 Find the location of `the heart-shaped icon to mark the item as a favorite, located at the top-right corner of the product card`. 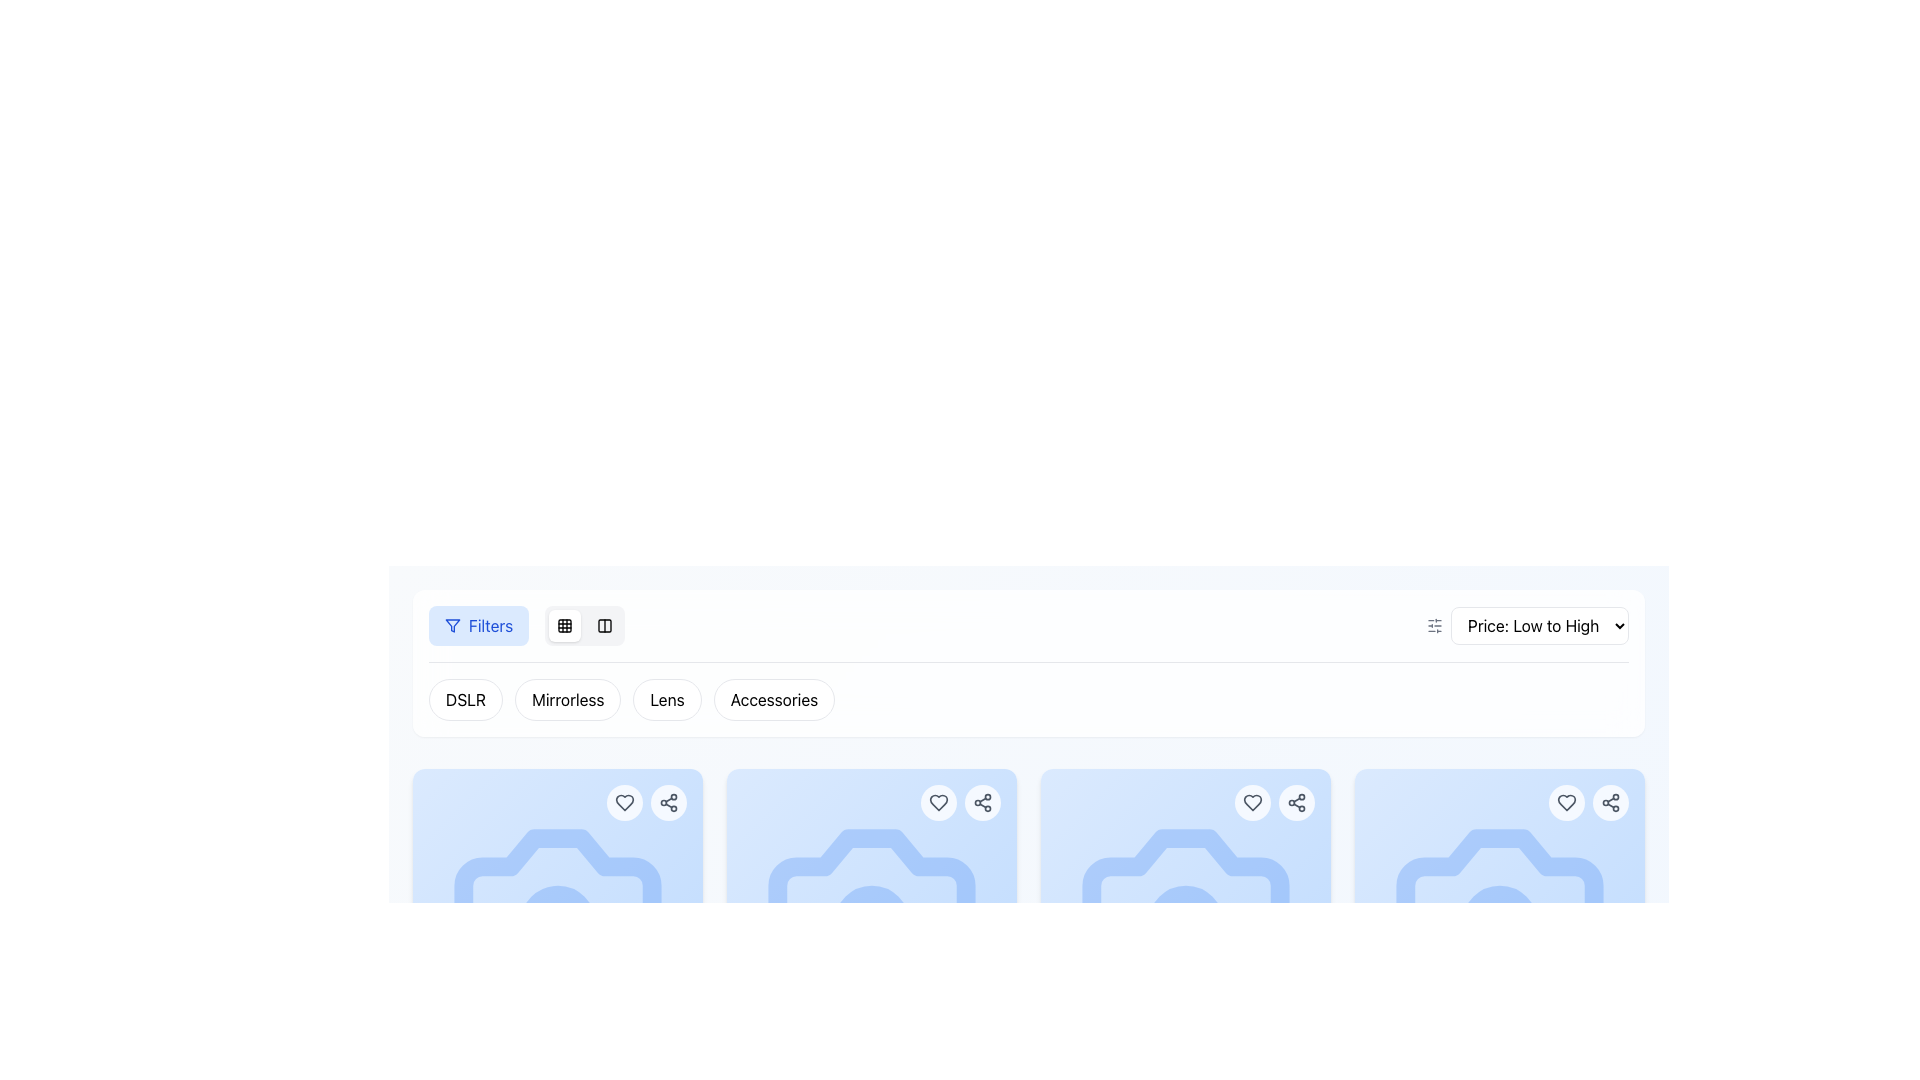

the heart-shaped icon to mark the item as a favorite, located at the top-right corner of the product card is located at coordinates (1565, 801).